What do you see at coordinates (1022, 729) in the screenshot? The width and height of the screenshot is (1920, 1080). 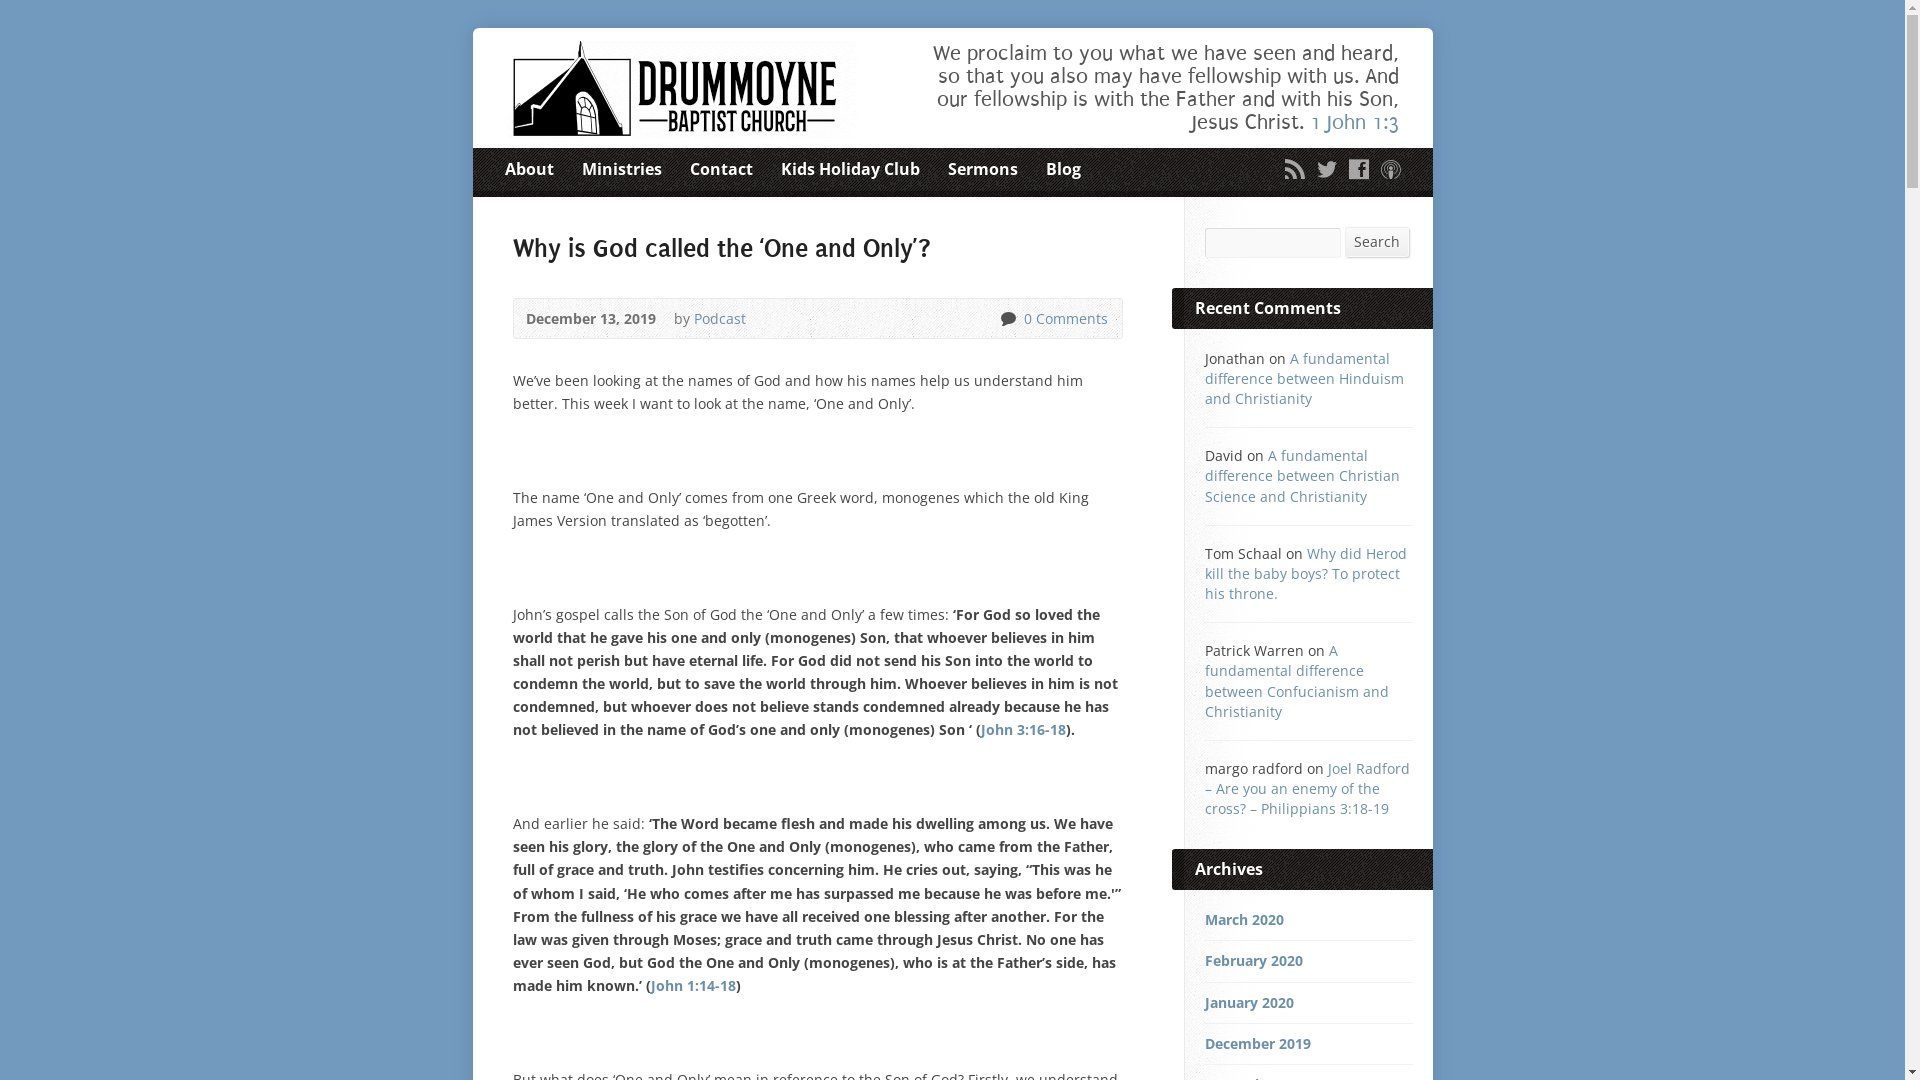 I see `'John 3:16-18'` at bounding box center [1022, 729].